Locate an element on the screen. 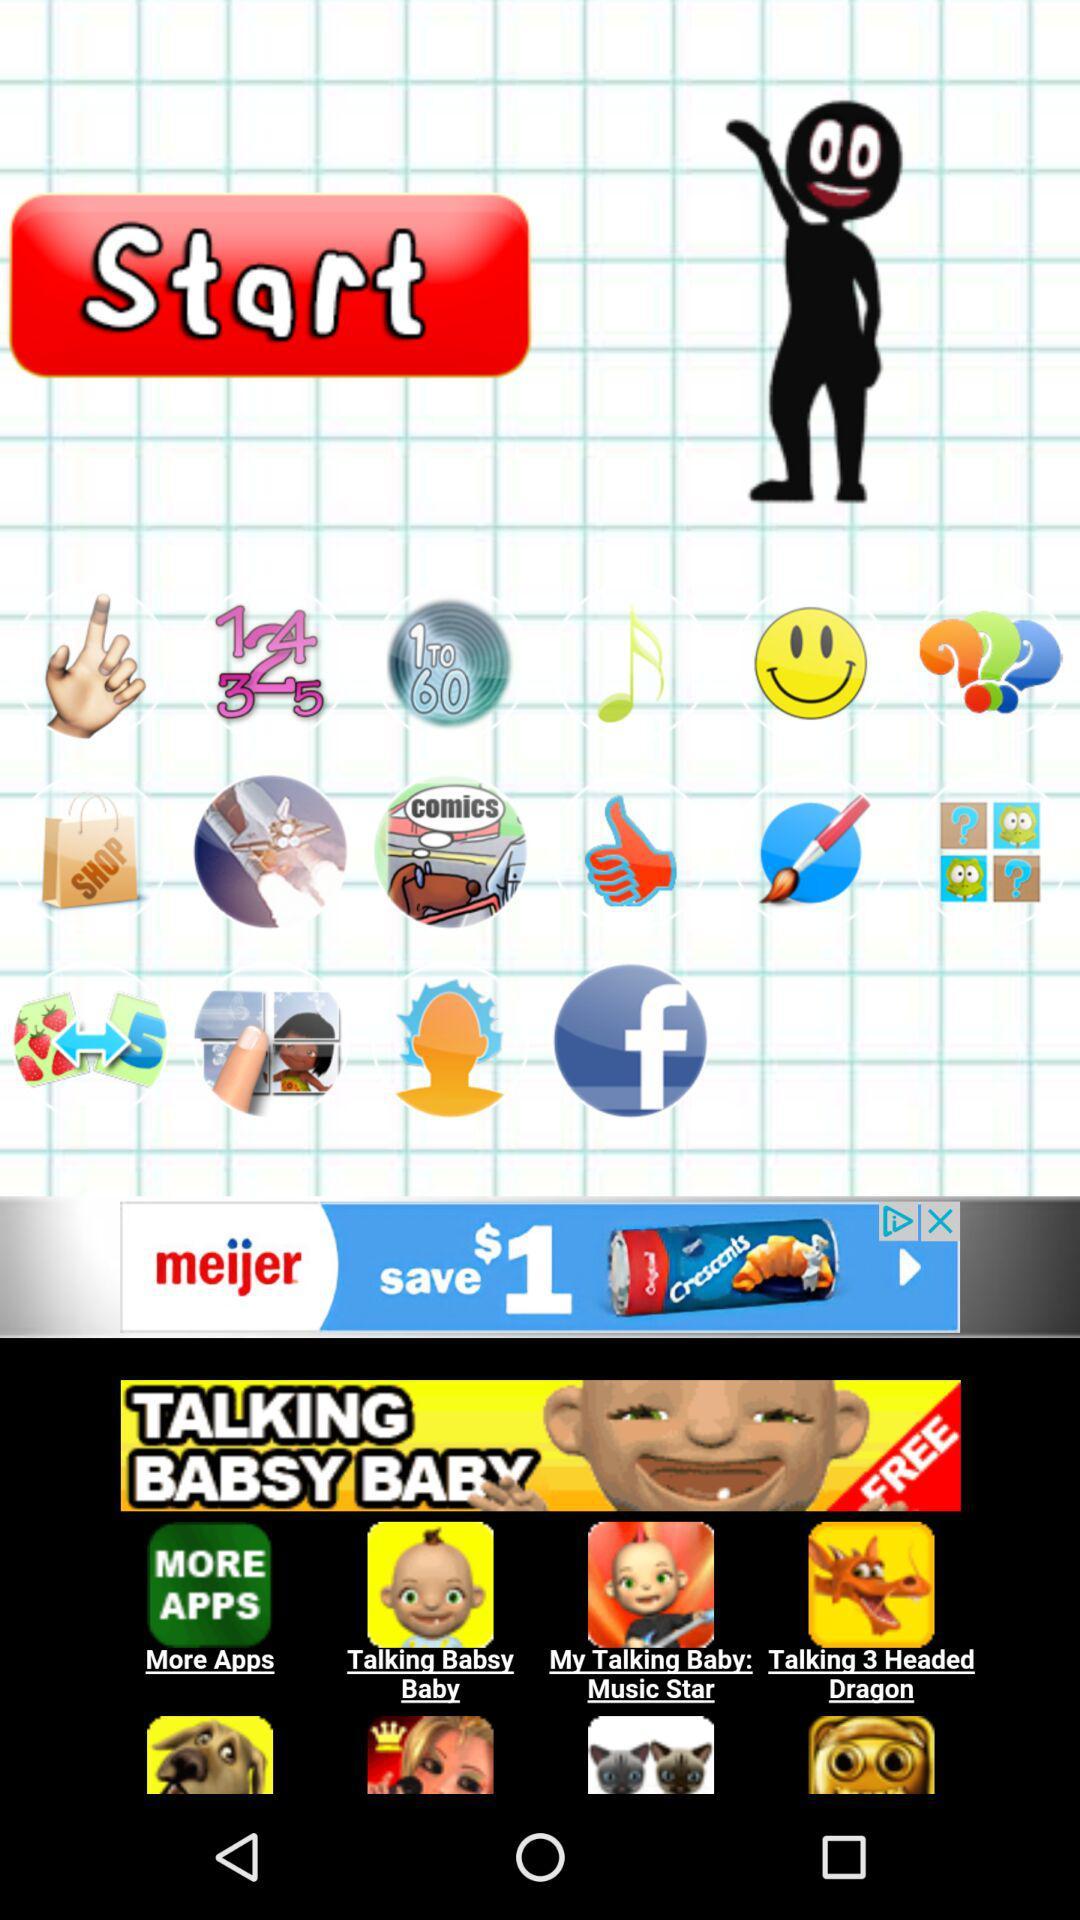  click on advertisement is located at coordinates (540, 1266).